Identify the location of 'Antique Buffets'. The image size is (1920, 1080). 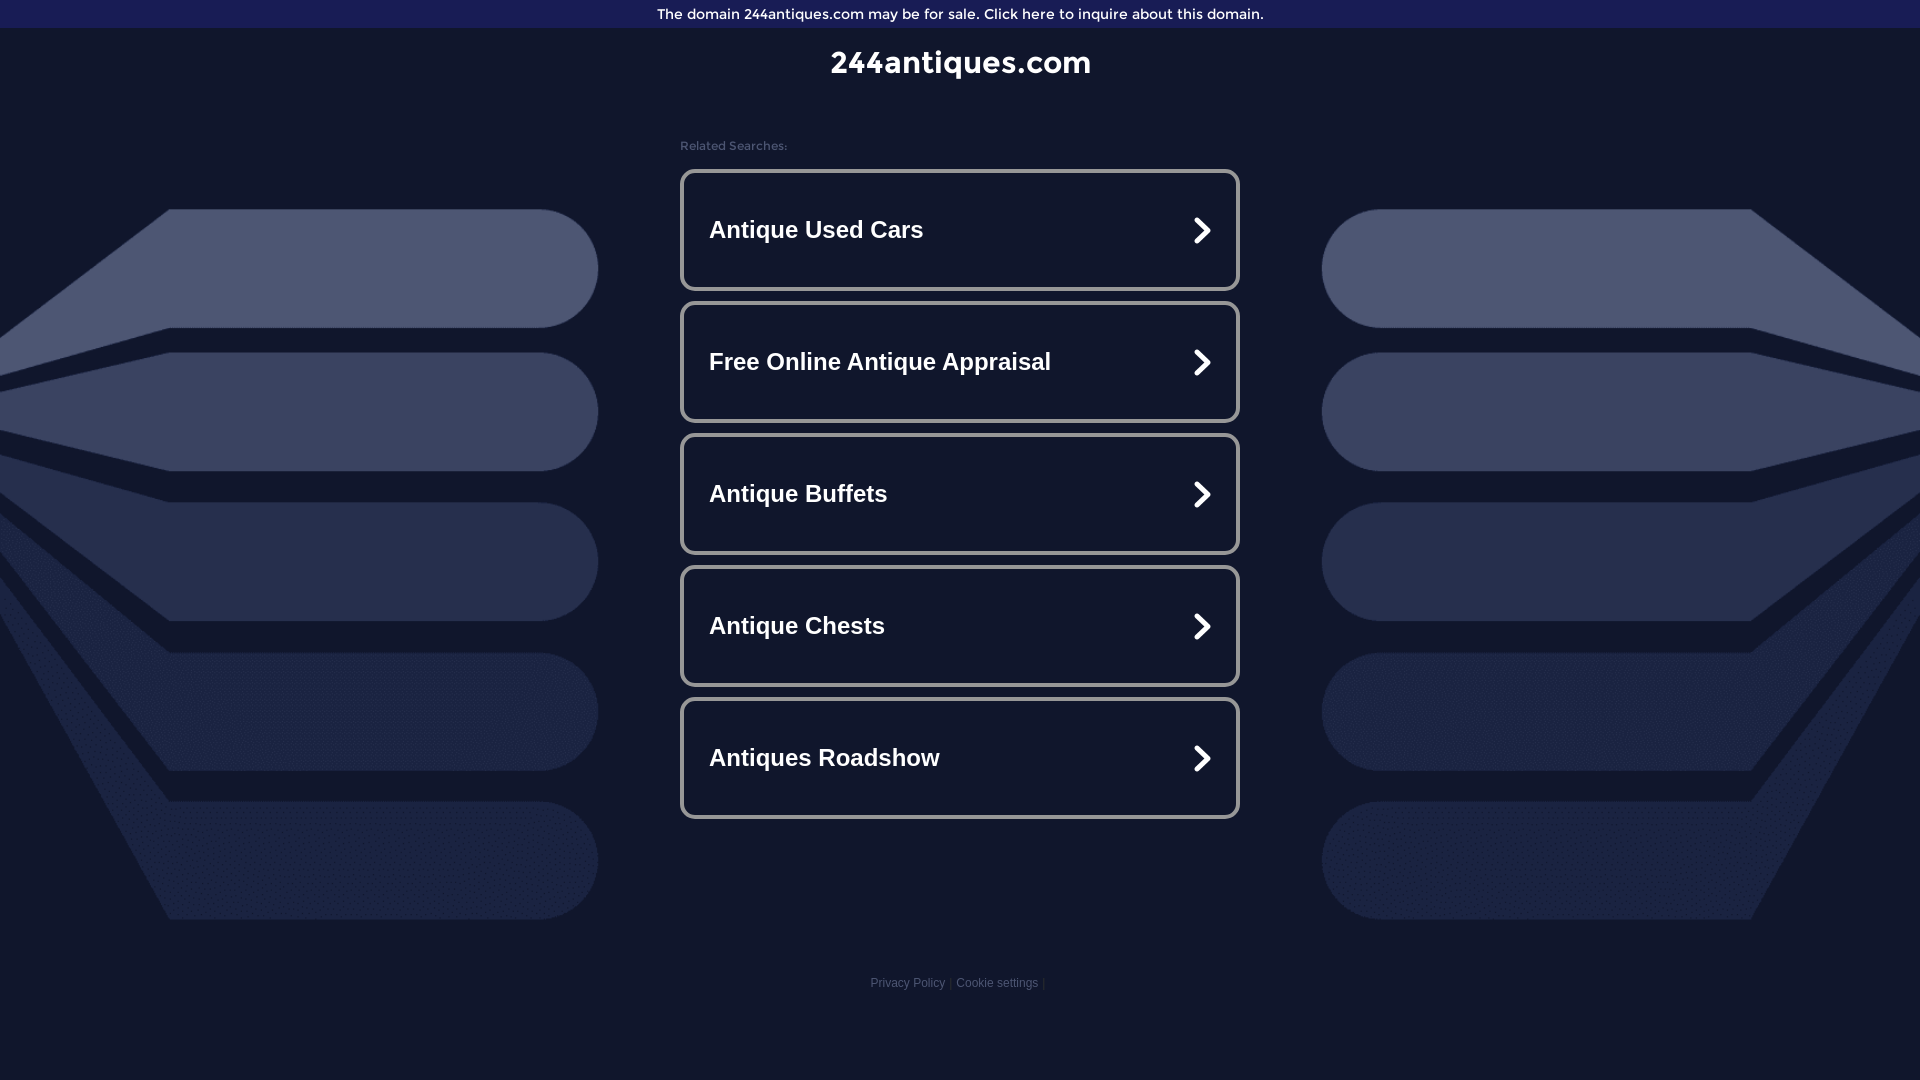
(960, 493).